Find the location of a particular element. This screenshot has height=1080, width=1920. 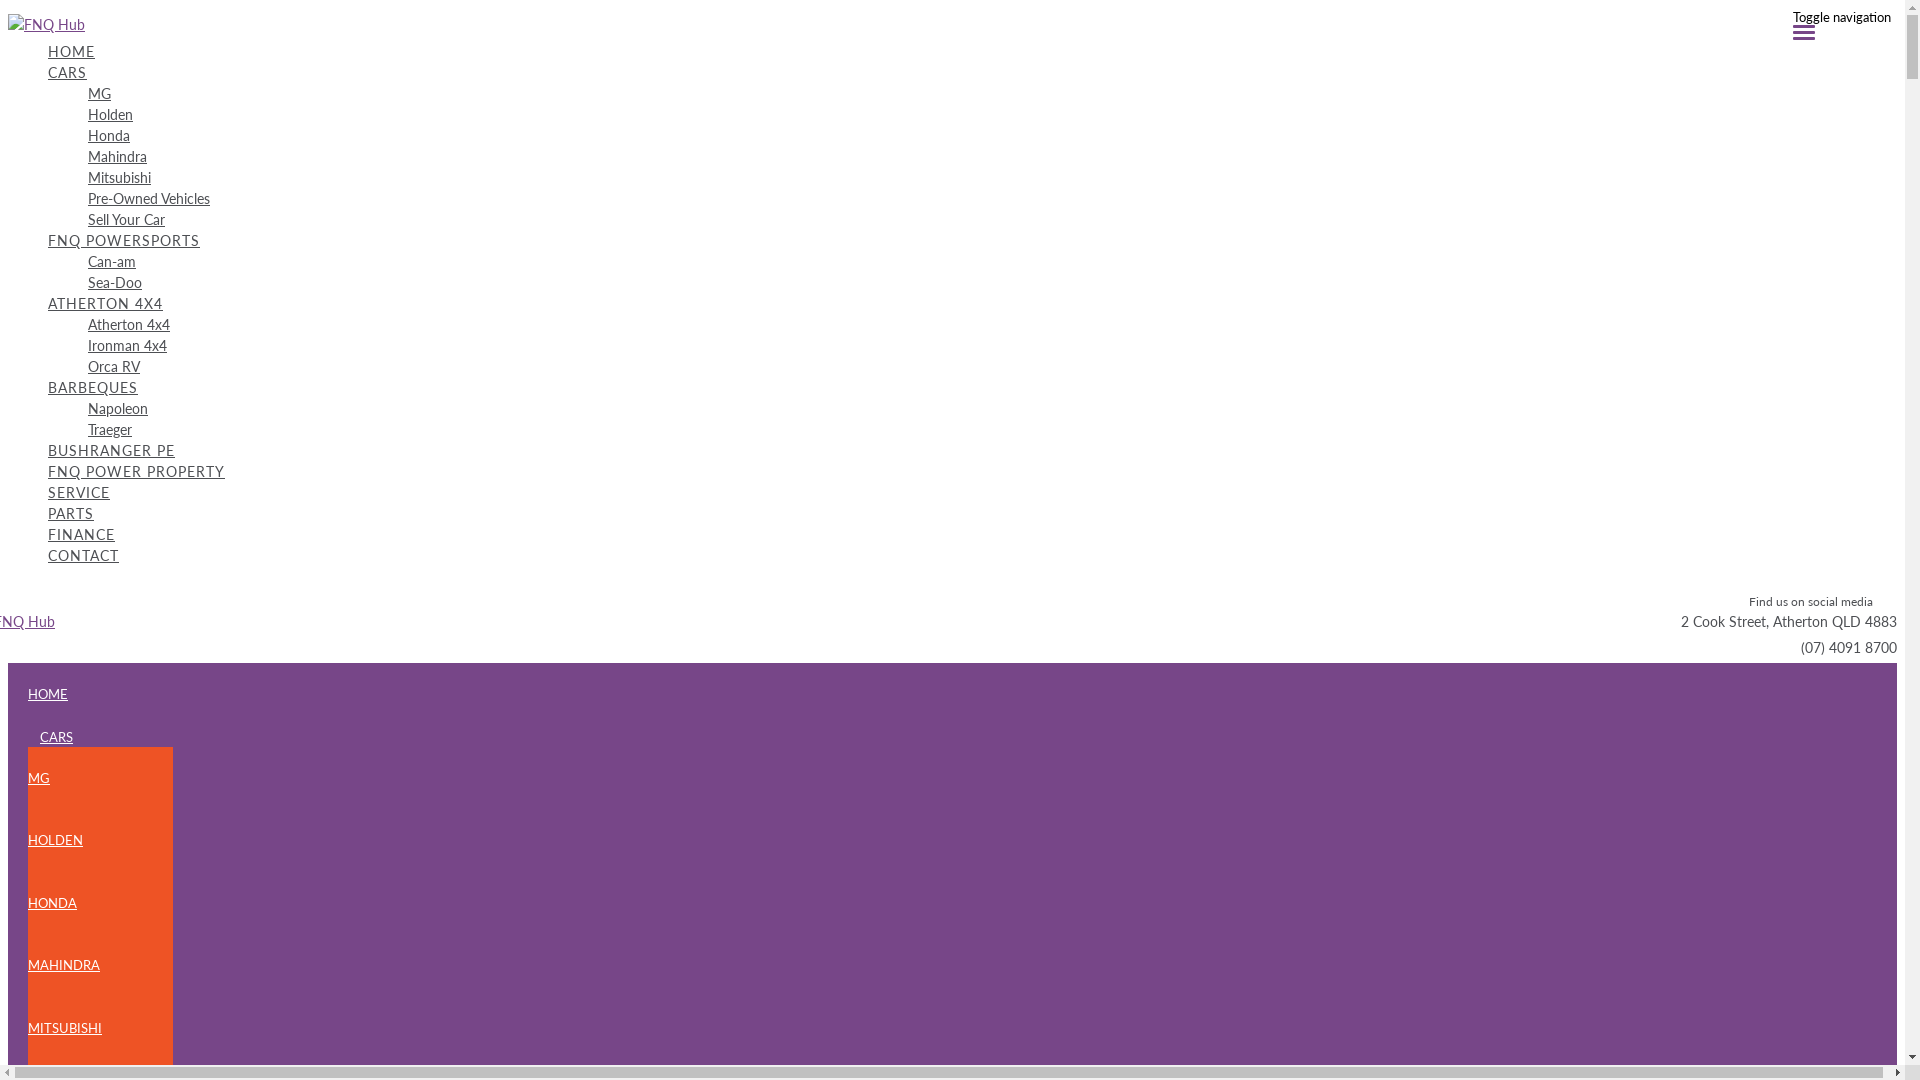

'ATHERTON 4X4' is located at coordinates (104, 303).